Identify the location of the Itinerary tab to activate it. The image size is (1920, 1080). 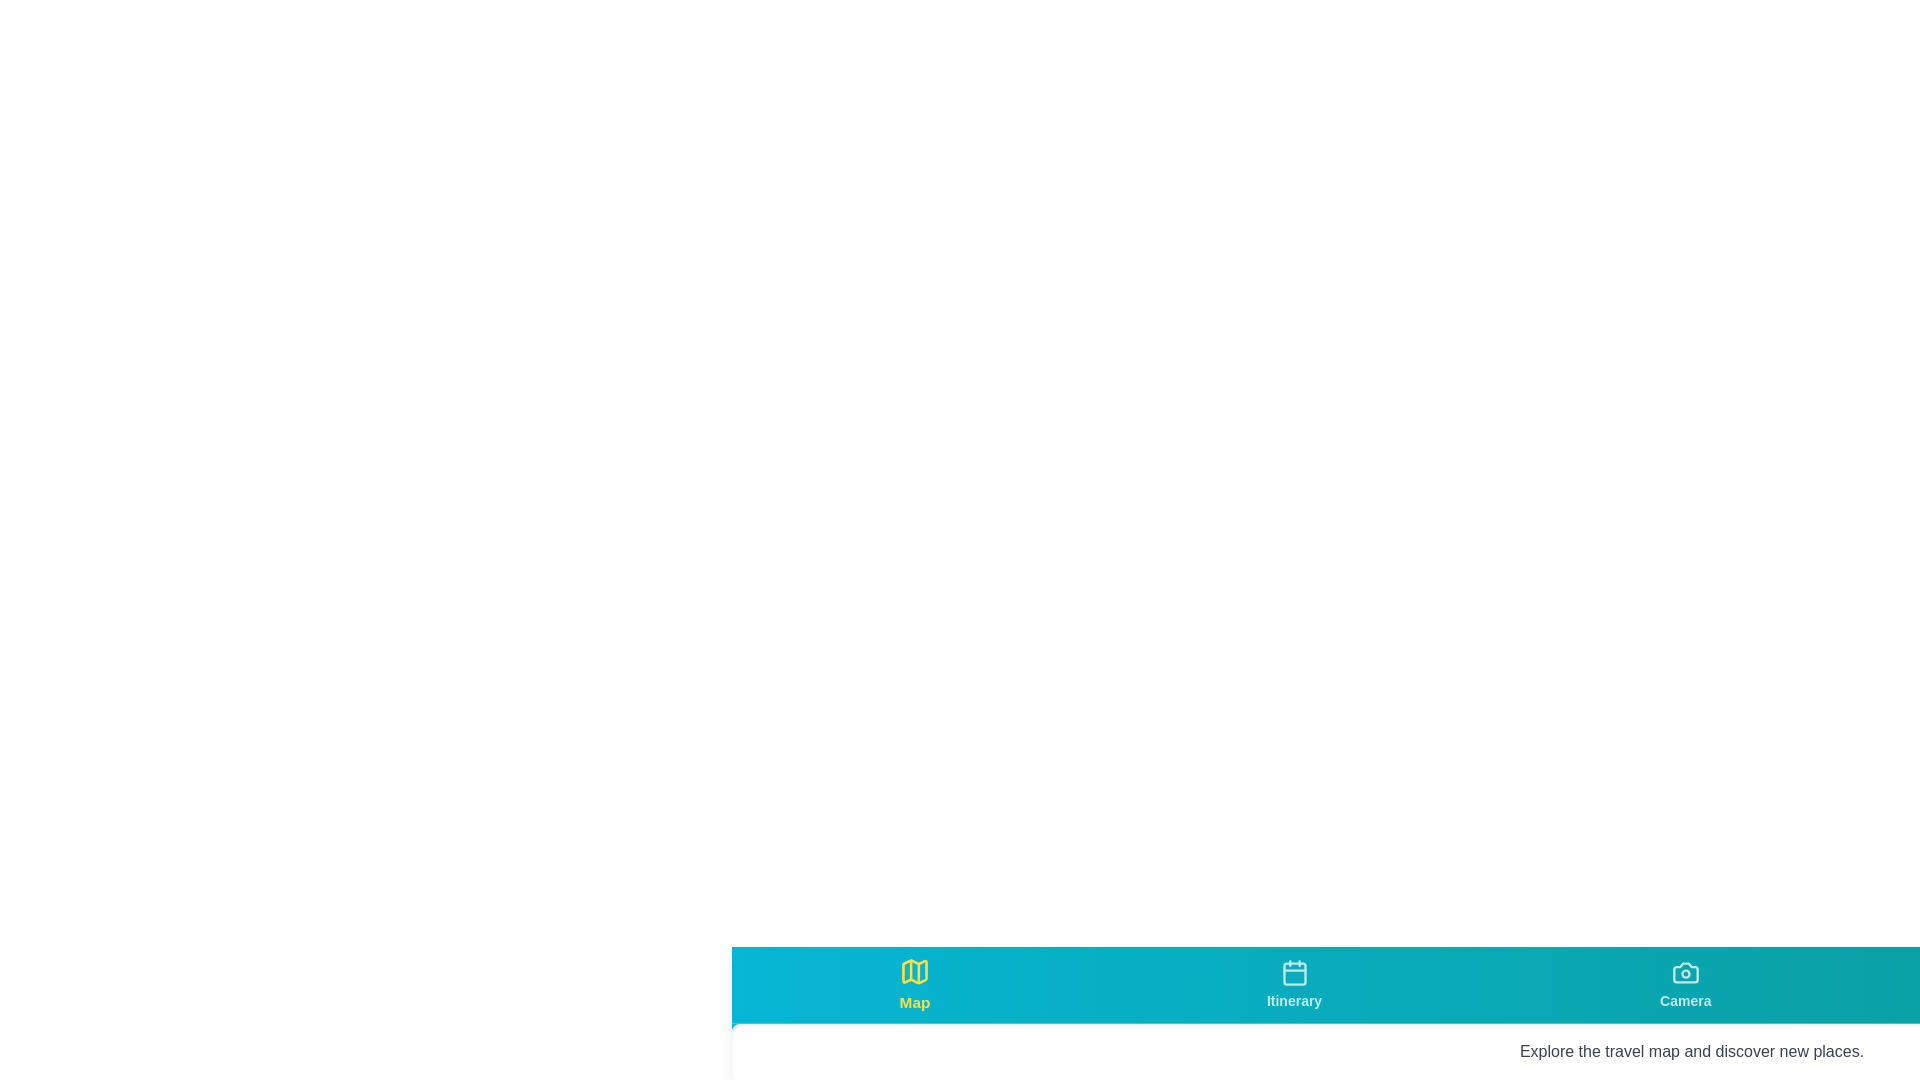
(1294, 983).